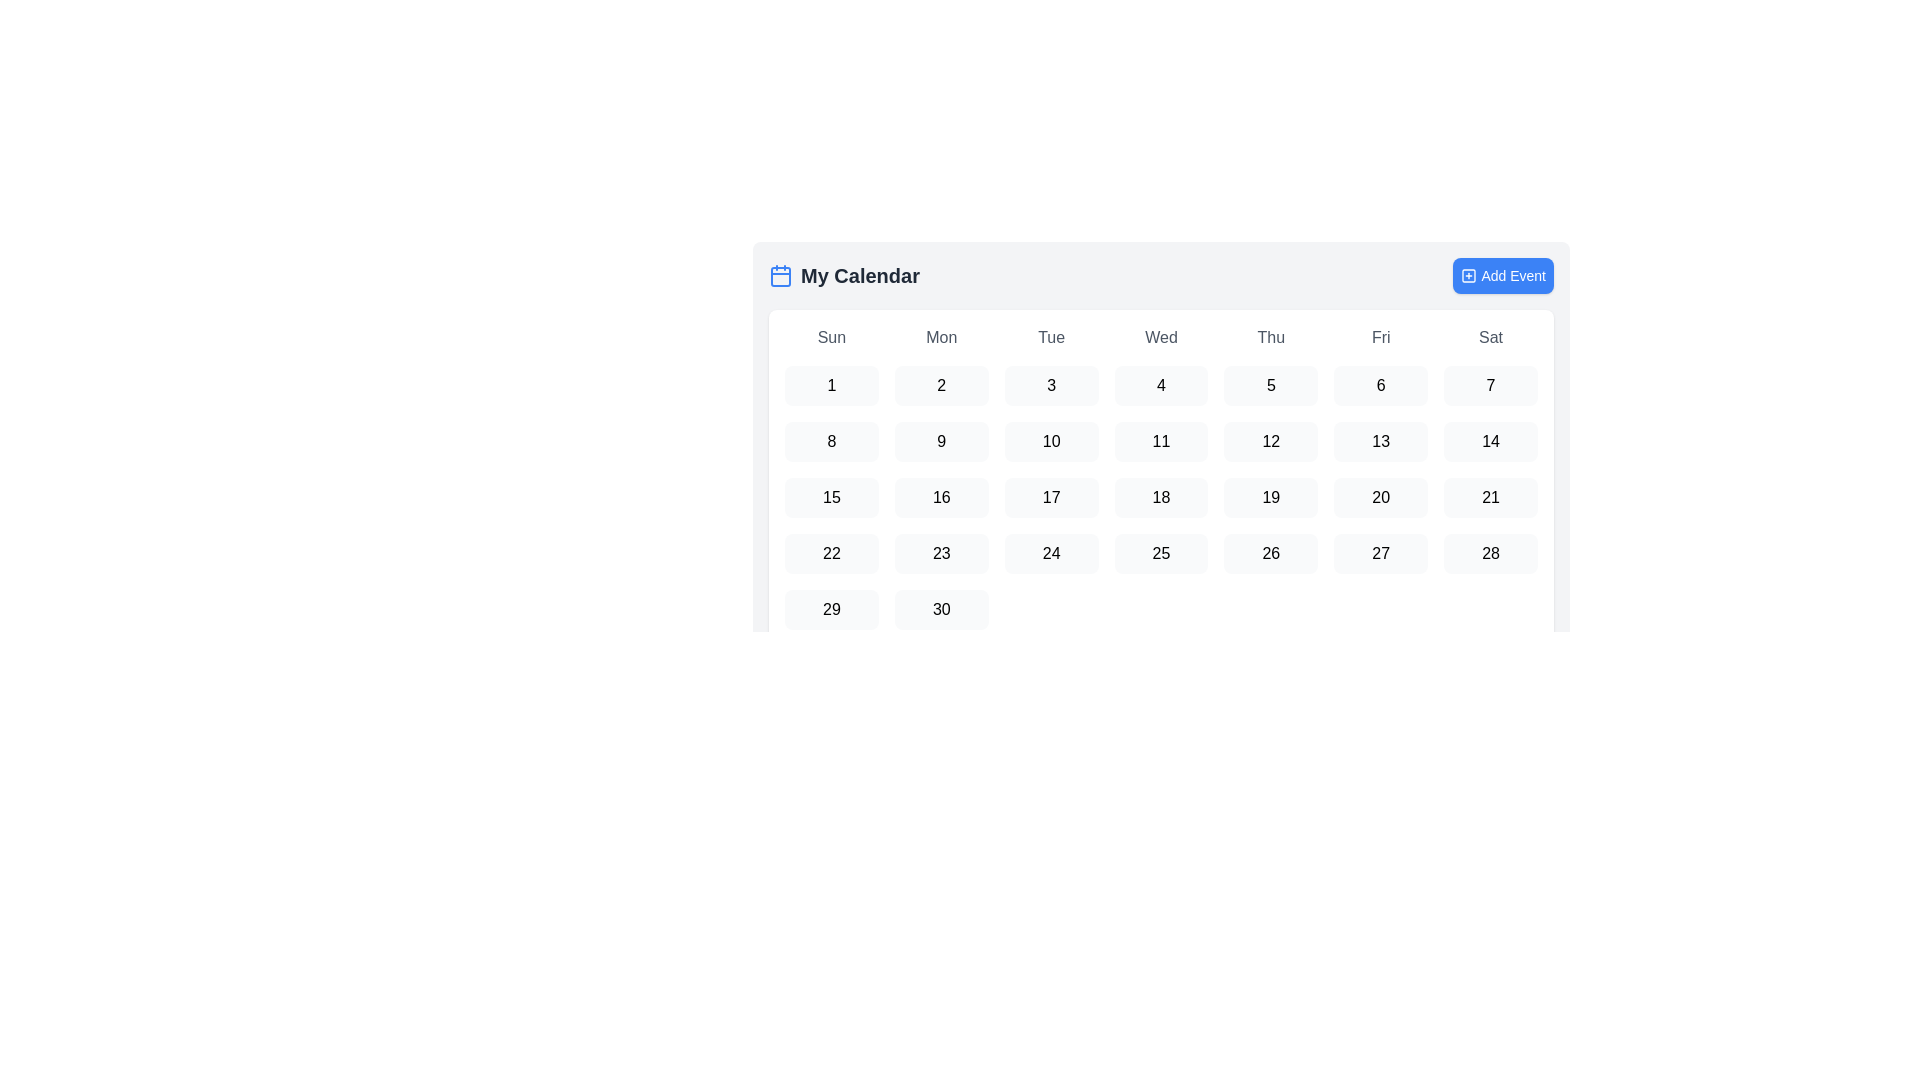 This screenshot has width=1920, height=1080. What do you see at coordinates (940, 337) in the screenshot?
I see `the text label displaying 'Mon', which is styled in gray and located in the calendar header row, between 'Sun' and 'Tue'` at bounding box center [940, 337].